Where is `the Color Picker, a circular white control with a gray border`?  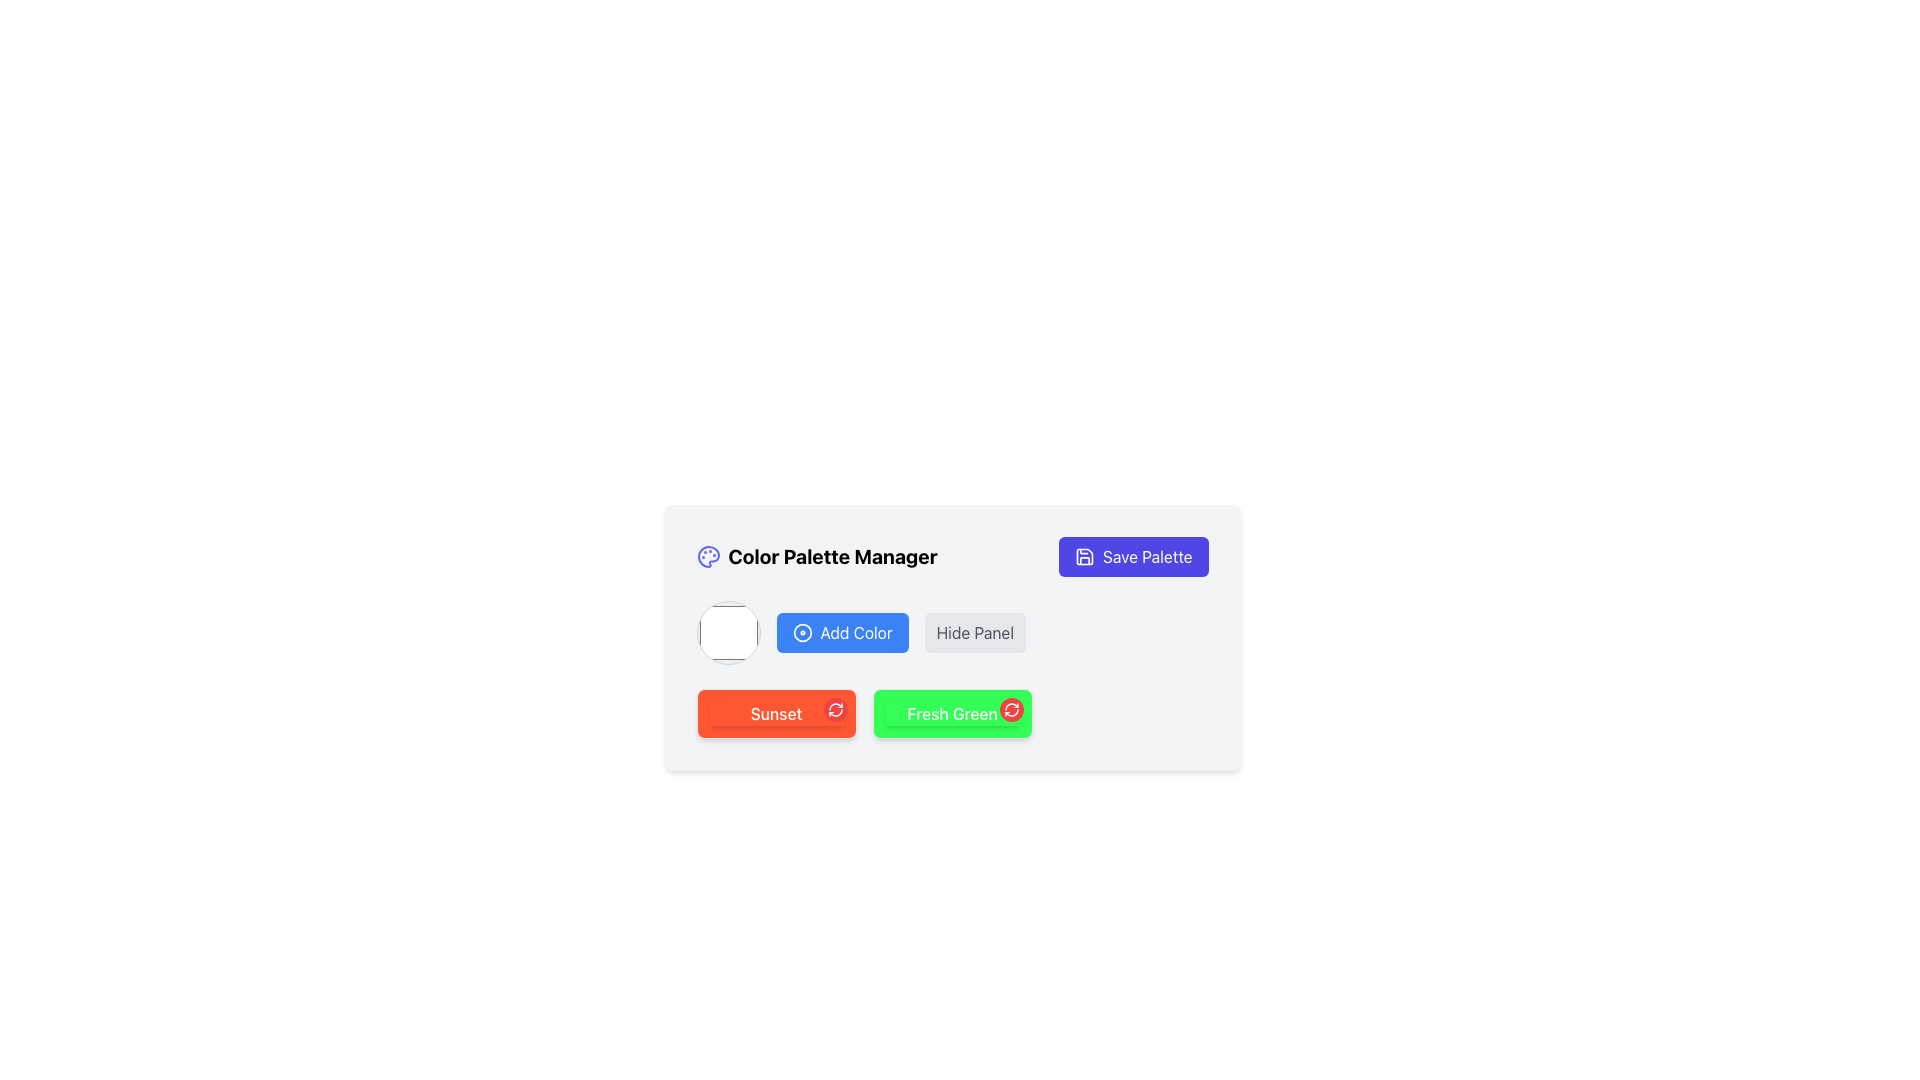
the Color Picker, a circular white control with a gray border is located at coordinates (727, 632).